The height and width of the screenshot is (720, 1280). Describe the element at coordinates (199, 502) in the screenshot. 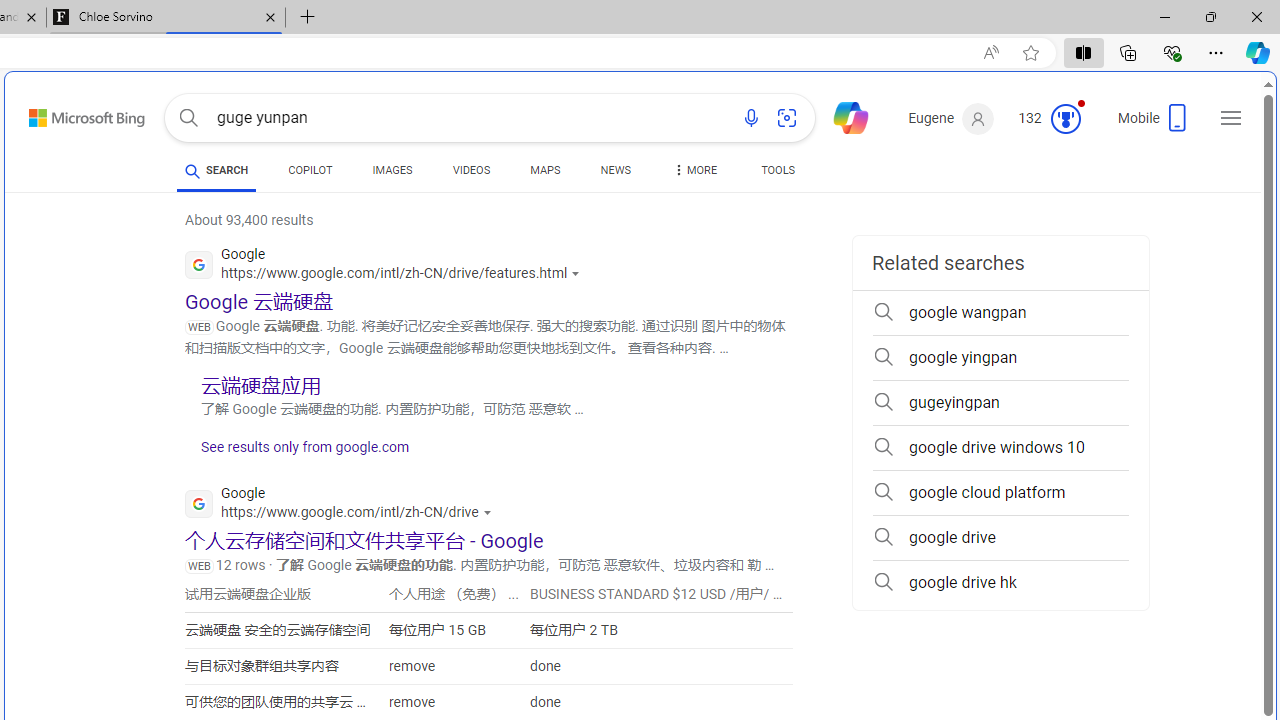

I see `'Global web icon'` at that location.